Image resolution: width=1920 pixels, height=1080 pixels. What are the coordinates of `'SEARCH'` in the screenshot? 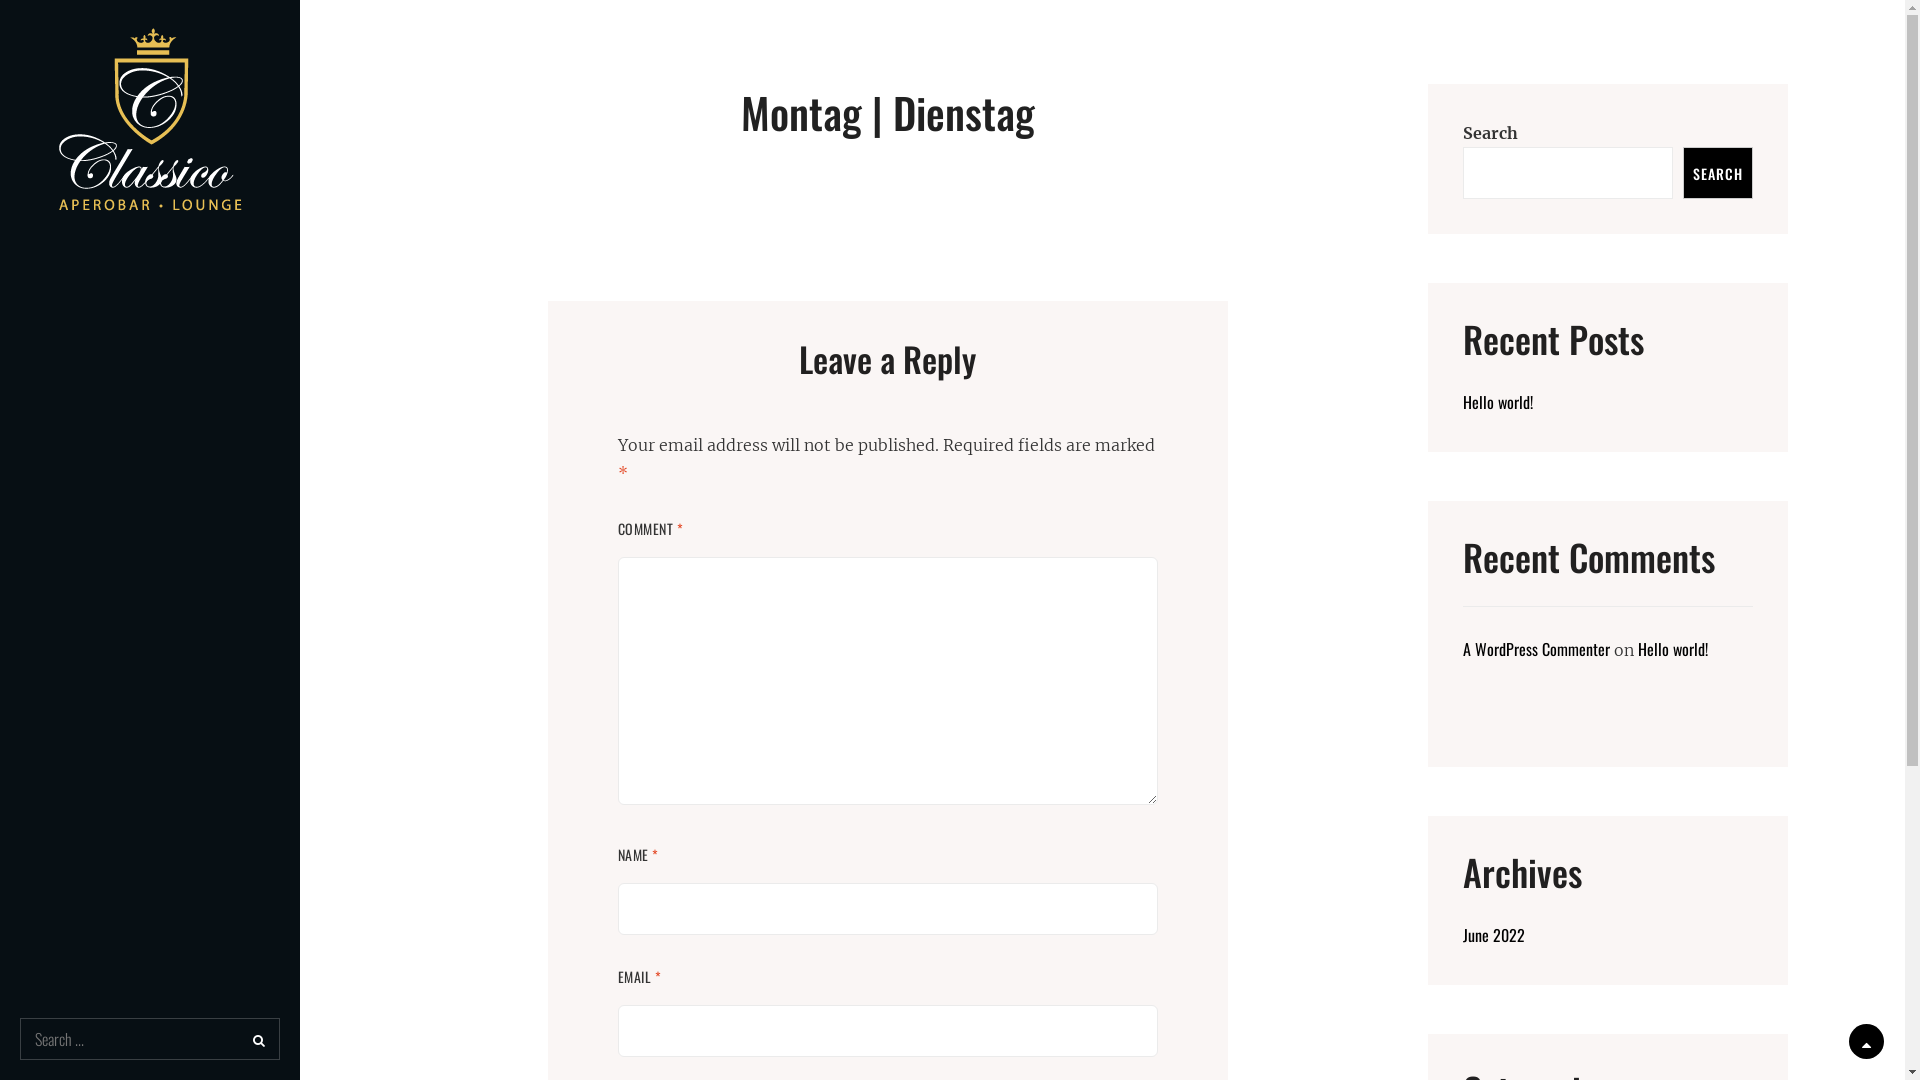 It's located at (1717, 172).